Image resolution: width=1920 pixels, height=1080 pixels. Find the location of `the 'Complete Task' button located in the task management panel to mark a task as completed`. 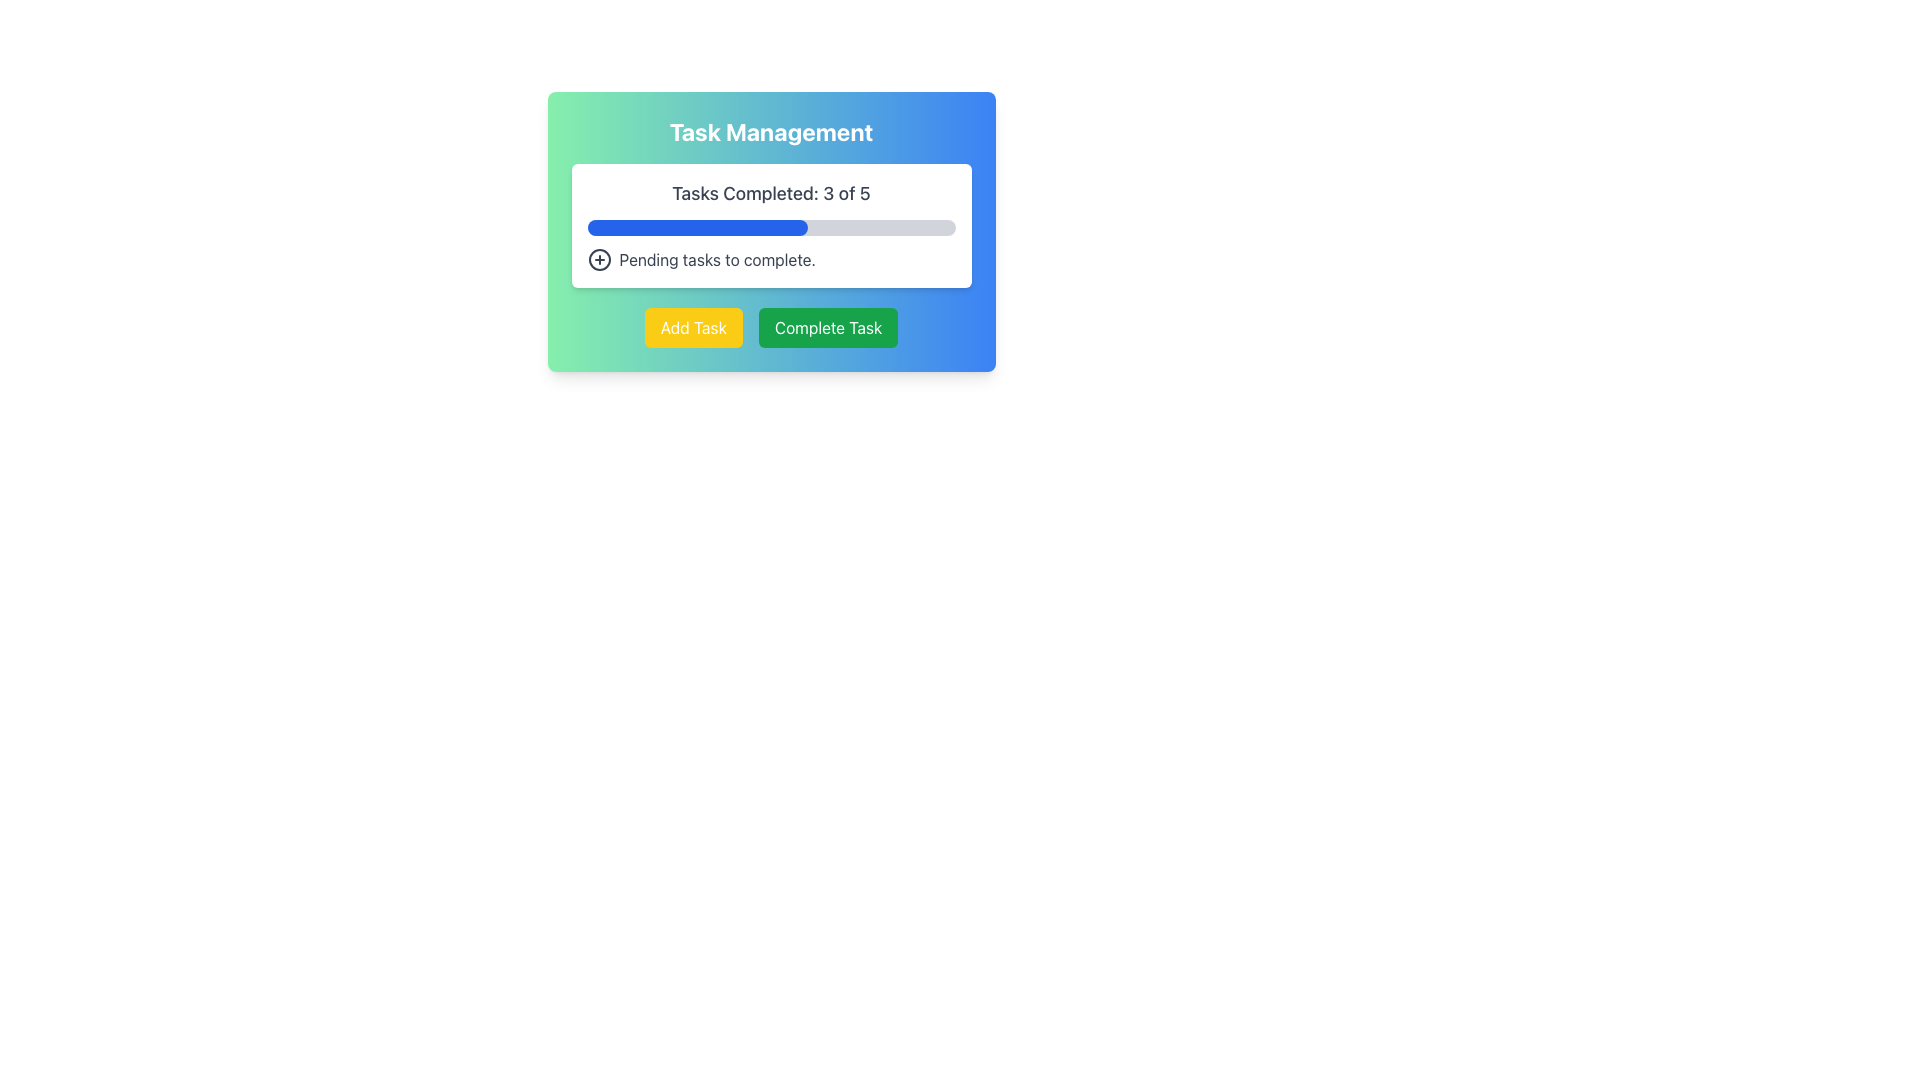

the 'Complete Task' button located in the task management panel to mark a task as completed is located at coordinates (770, 326).